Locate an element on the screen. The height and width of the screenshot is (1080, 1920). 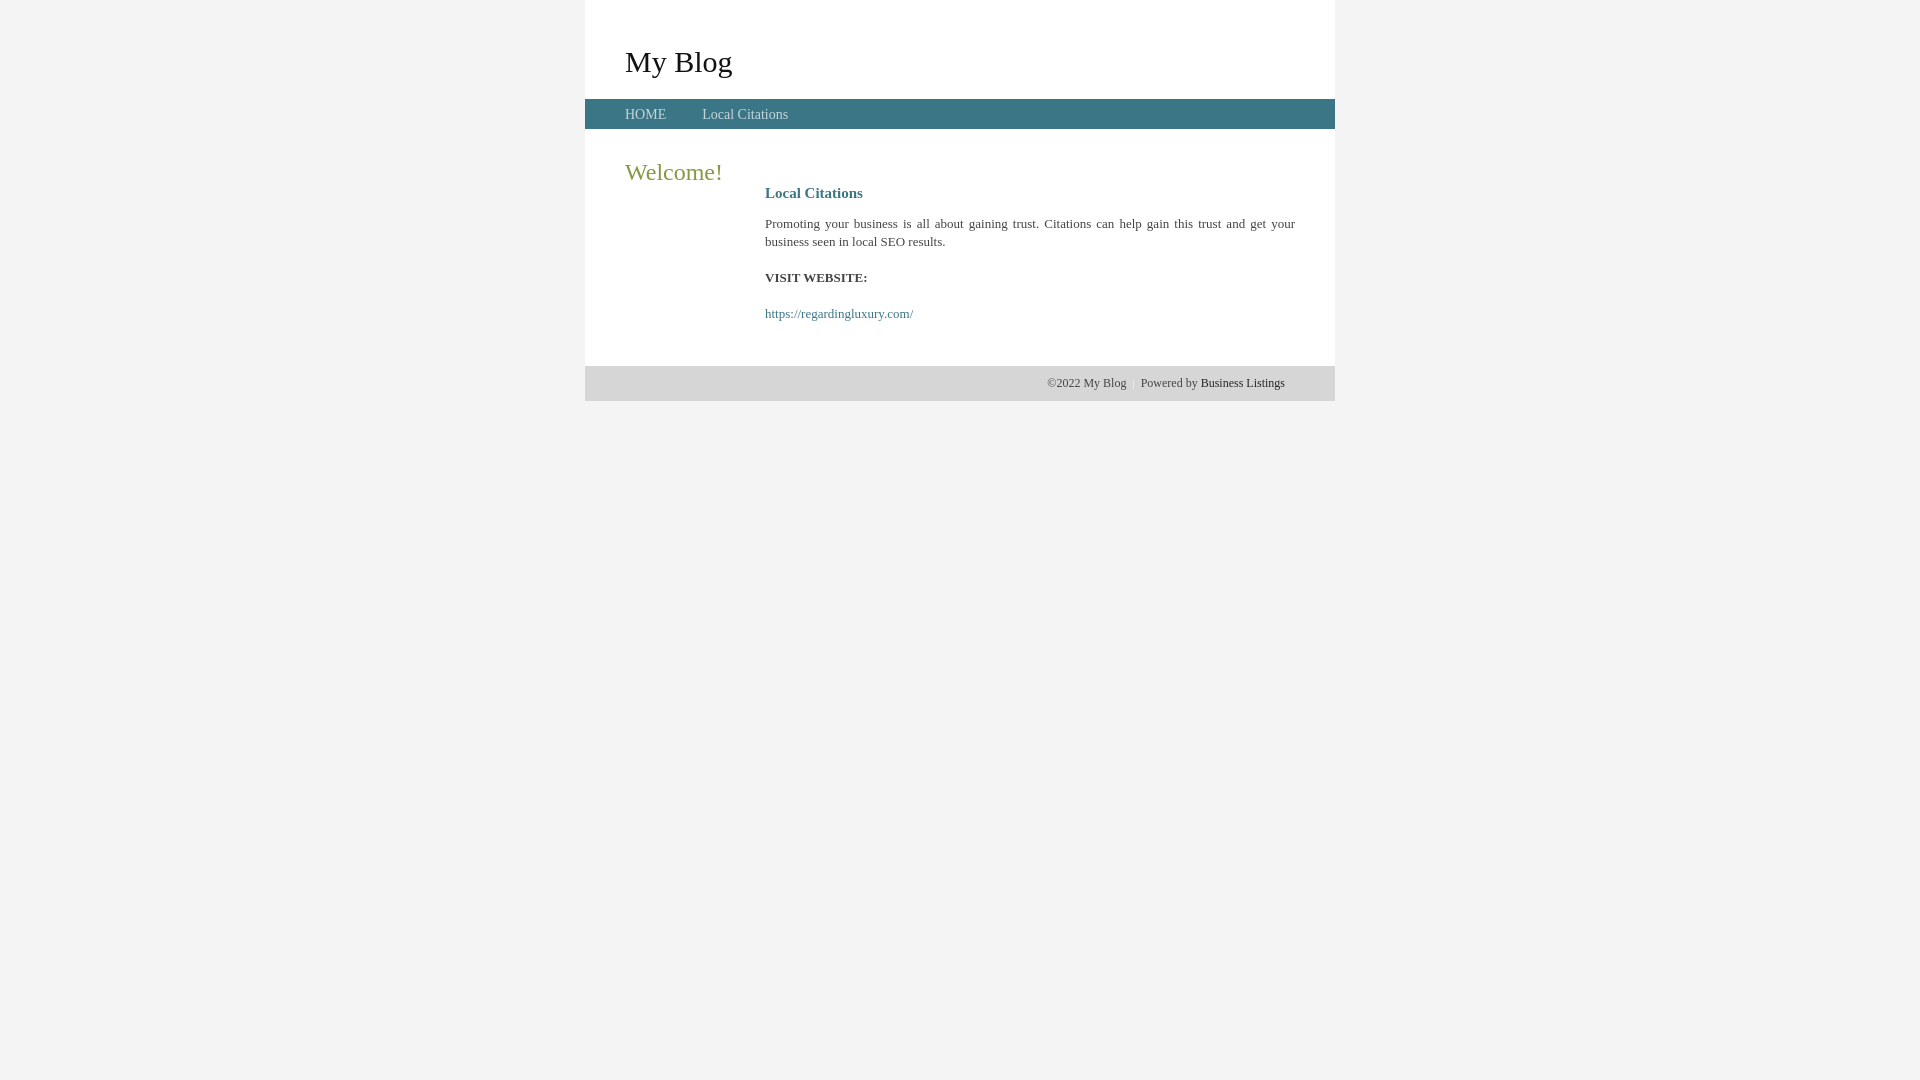
'HOME' is located at coordinates (645, 114).